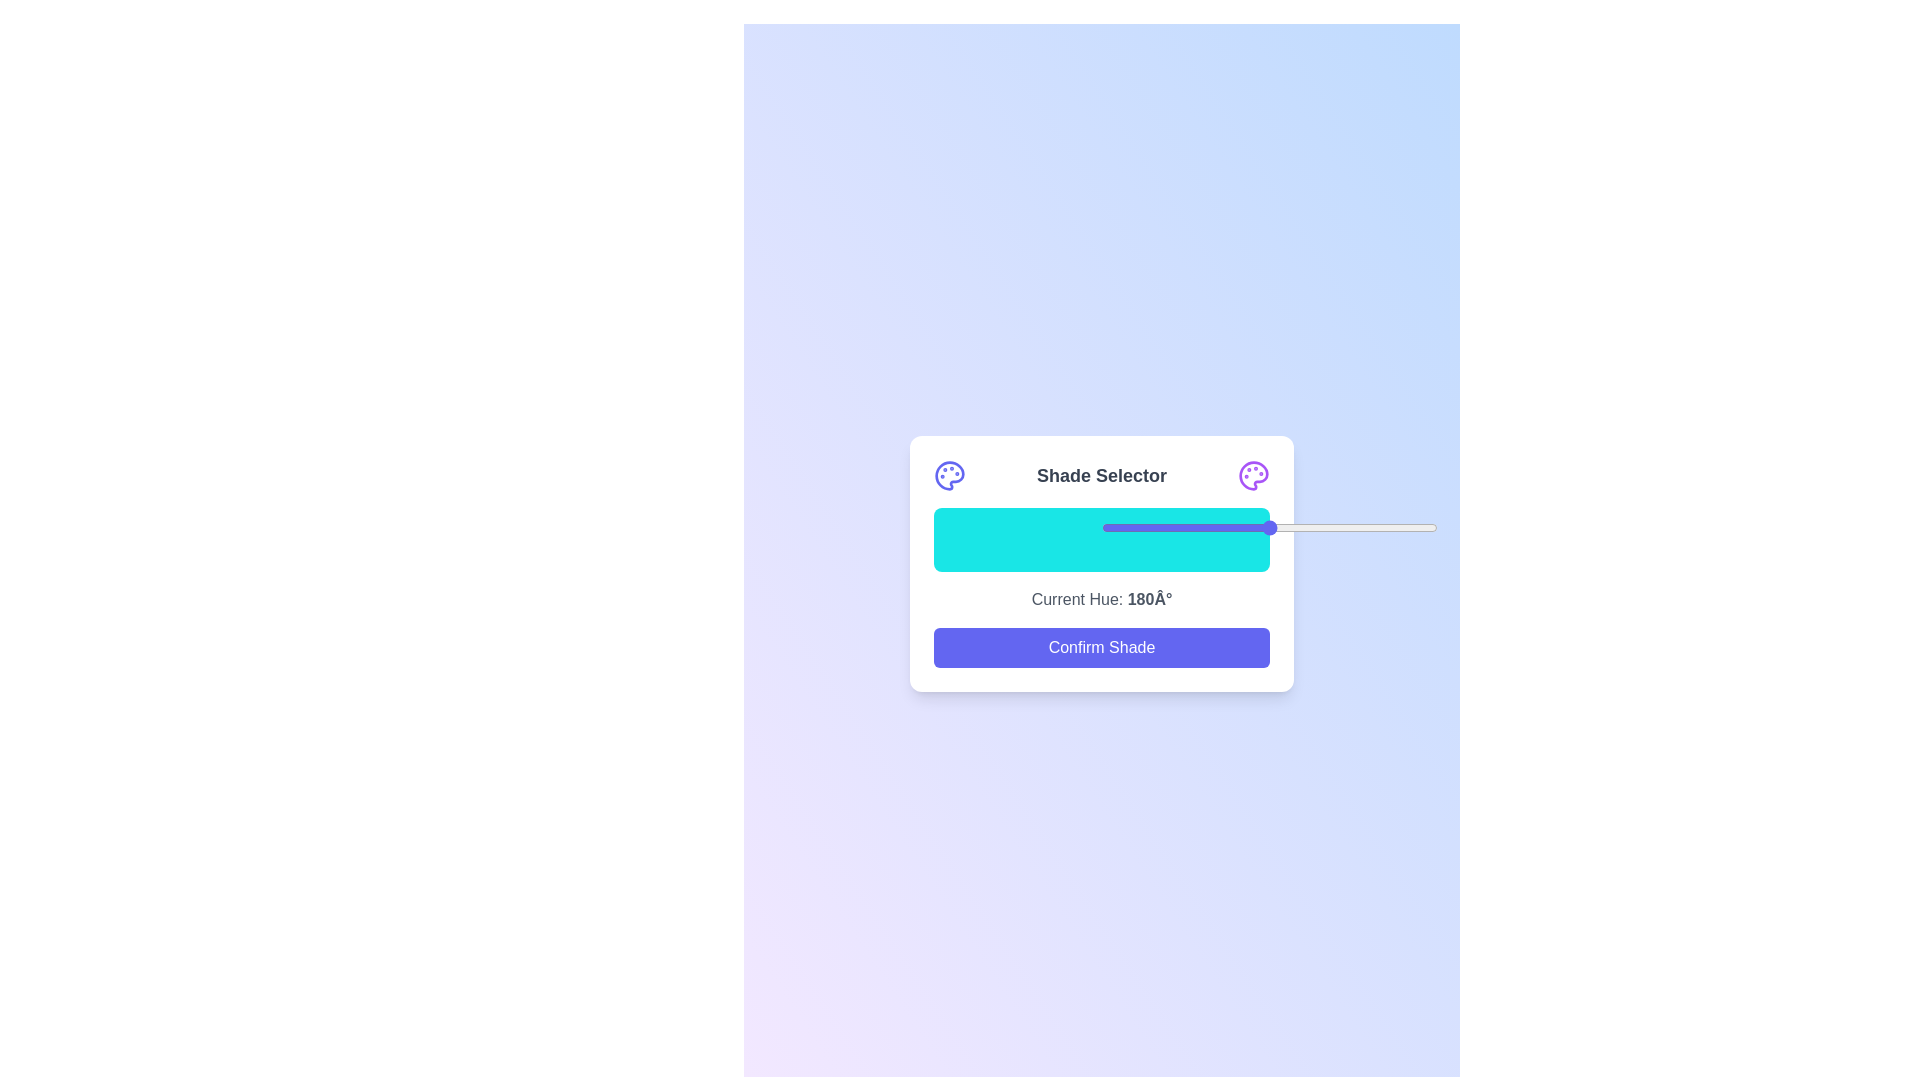 The height and width of the screenshot is (1080, 1920). I want to click on the slider to set the shade to 63%, so click(1313, 527).